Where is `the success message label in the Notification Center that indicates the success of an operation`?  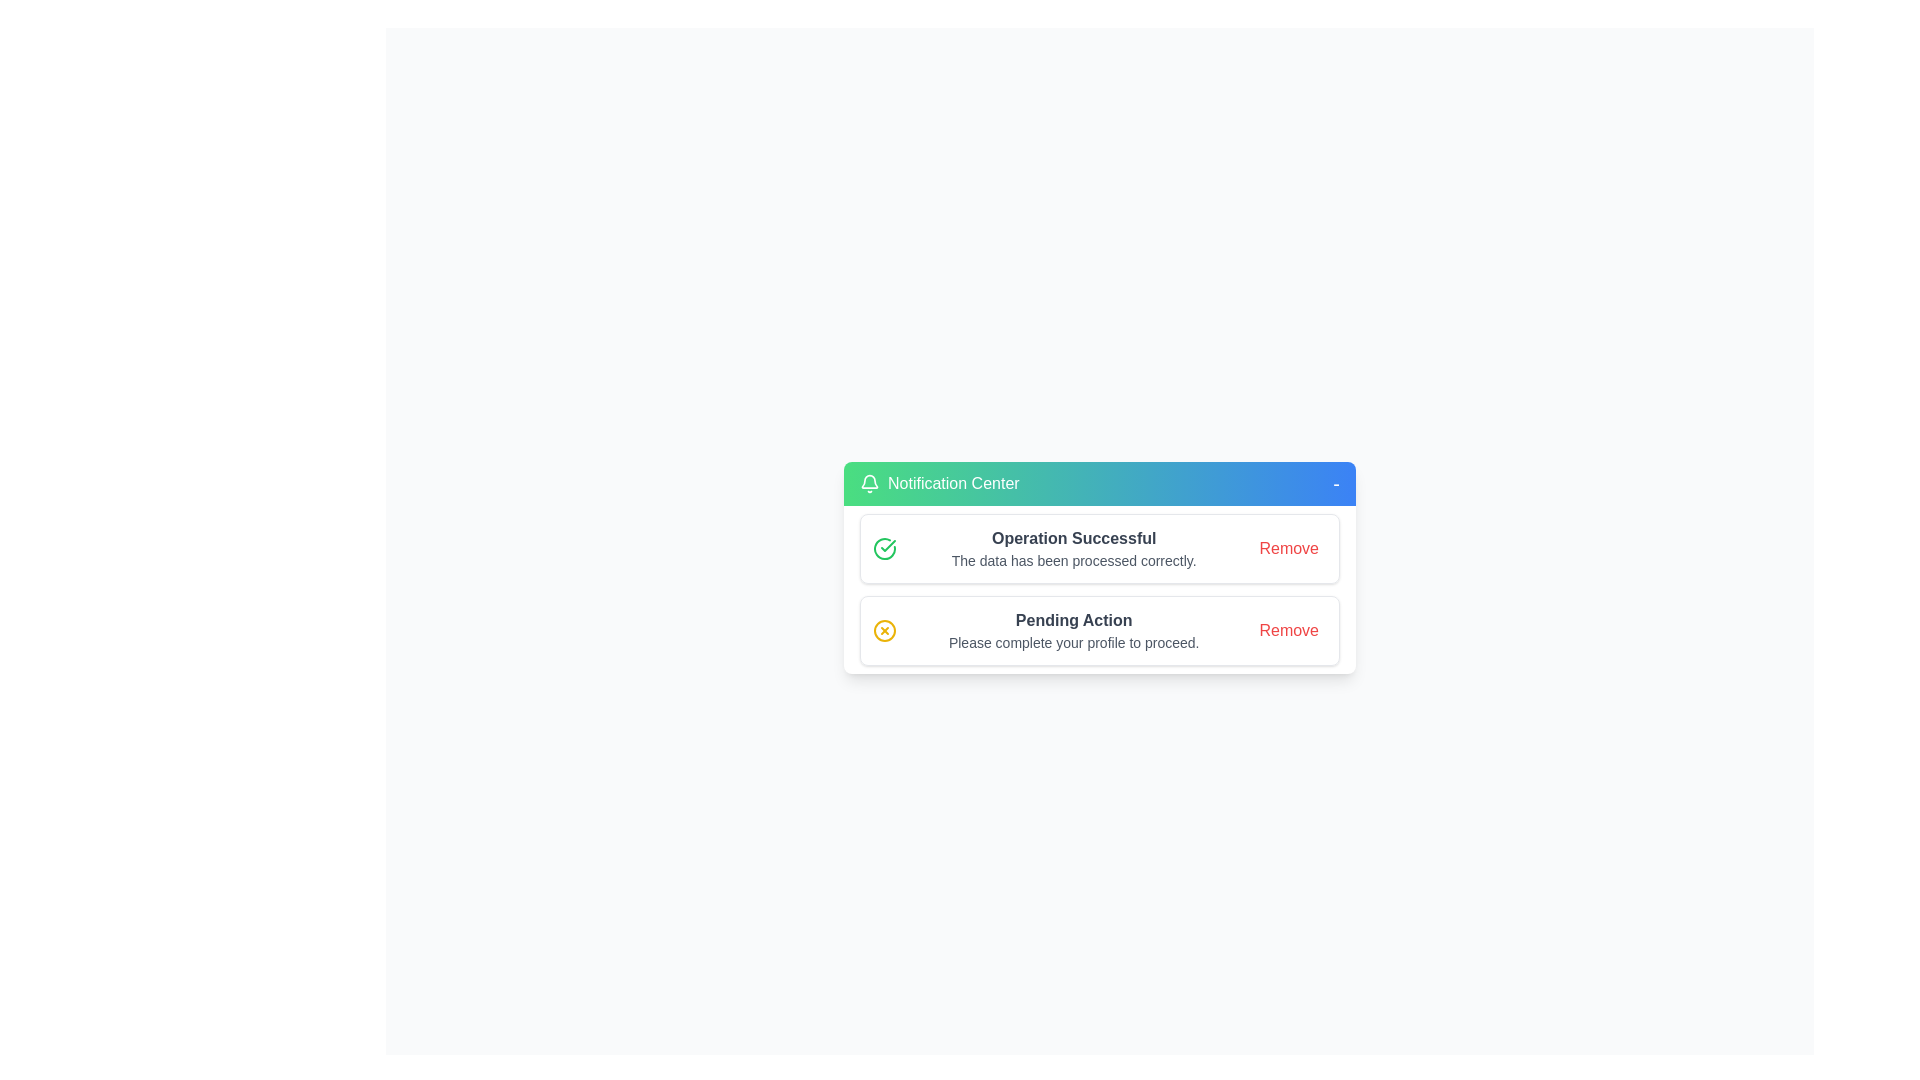 the success message label in the Notification Center that indicates the success of an operation is located at coordinates (1073, 538).